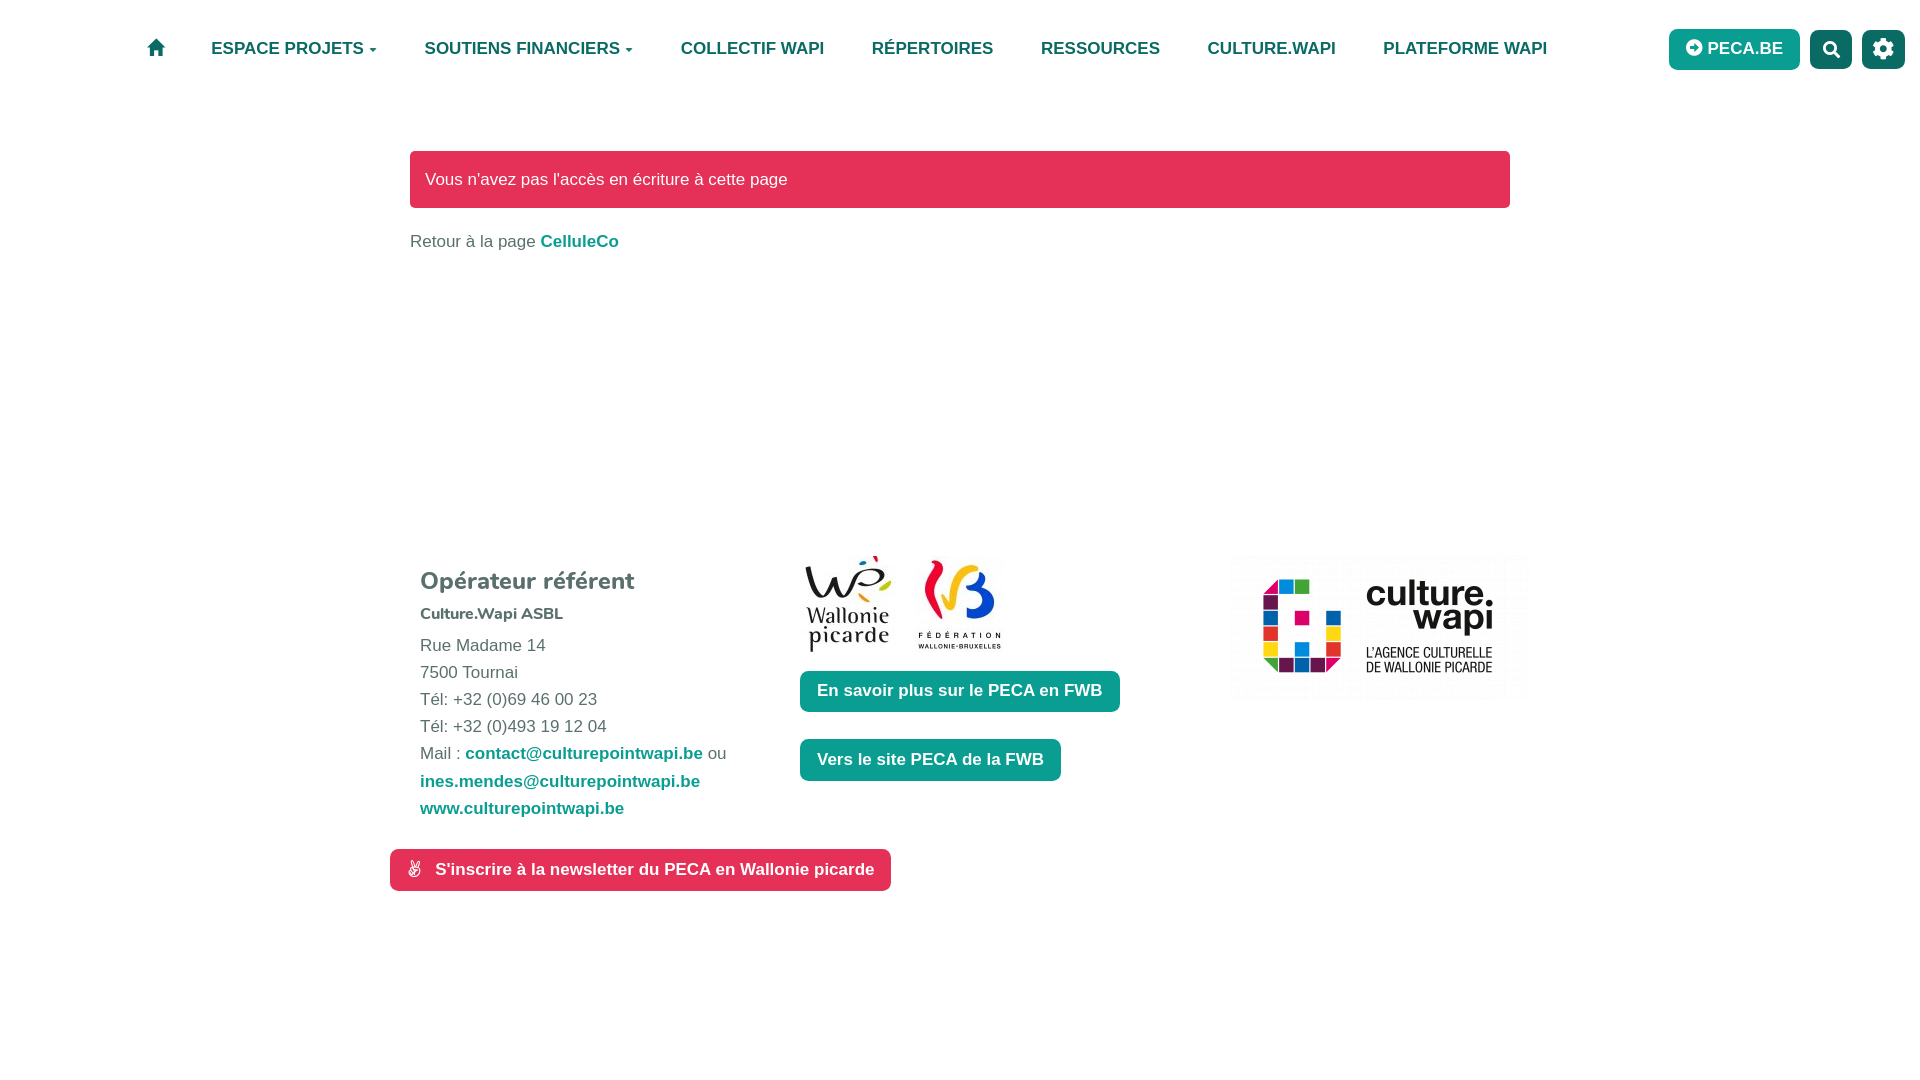 The image size is (1920, 1080). What do you see at coordinates (522, 807) in the screenshot?
I see `'www.culturepointwapi.be'` at bounding box center [522, 807].